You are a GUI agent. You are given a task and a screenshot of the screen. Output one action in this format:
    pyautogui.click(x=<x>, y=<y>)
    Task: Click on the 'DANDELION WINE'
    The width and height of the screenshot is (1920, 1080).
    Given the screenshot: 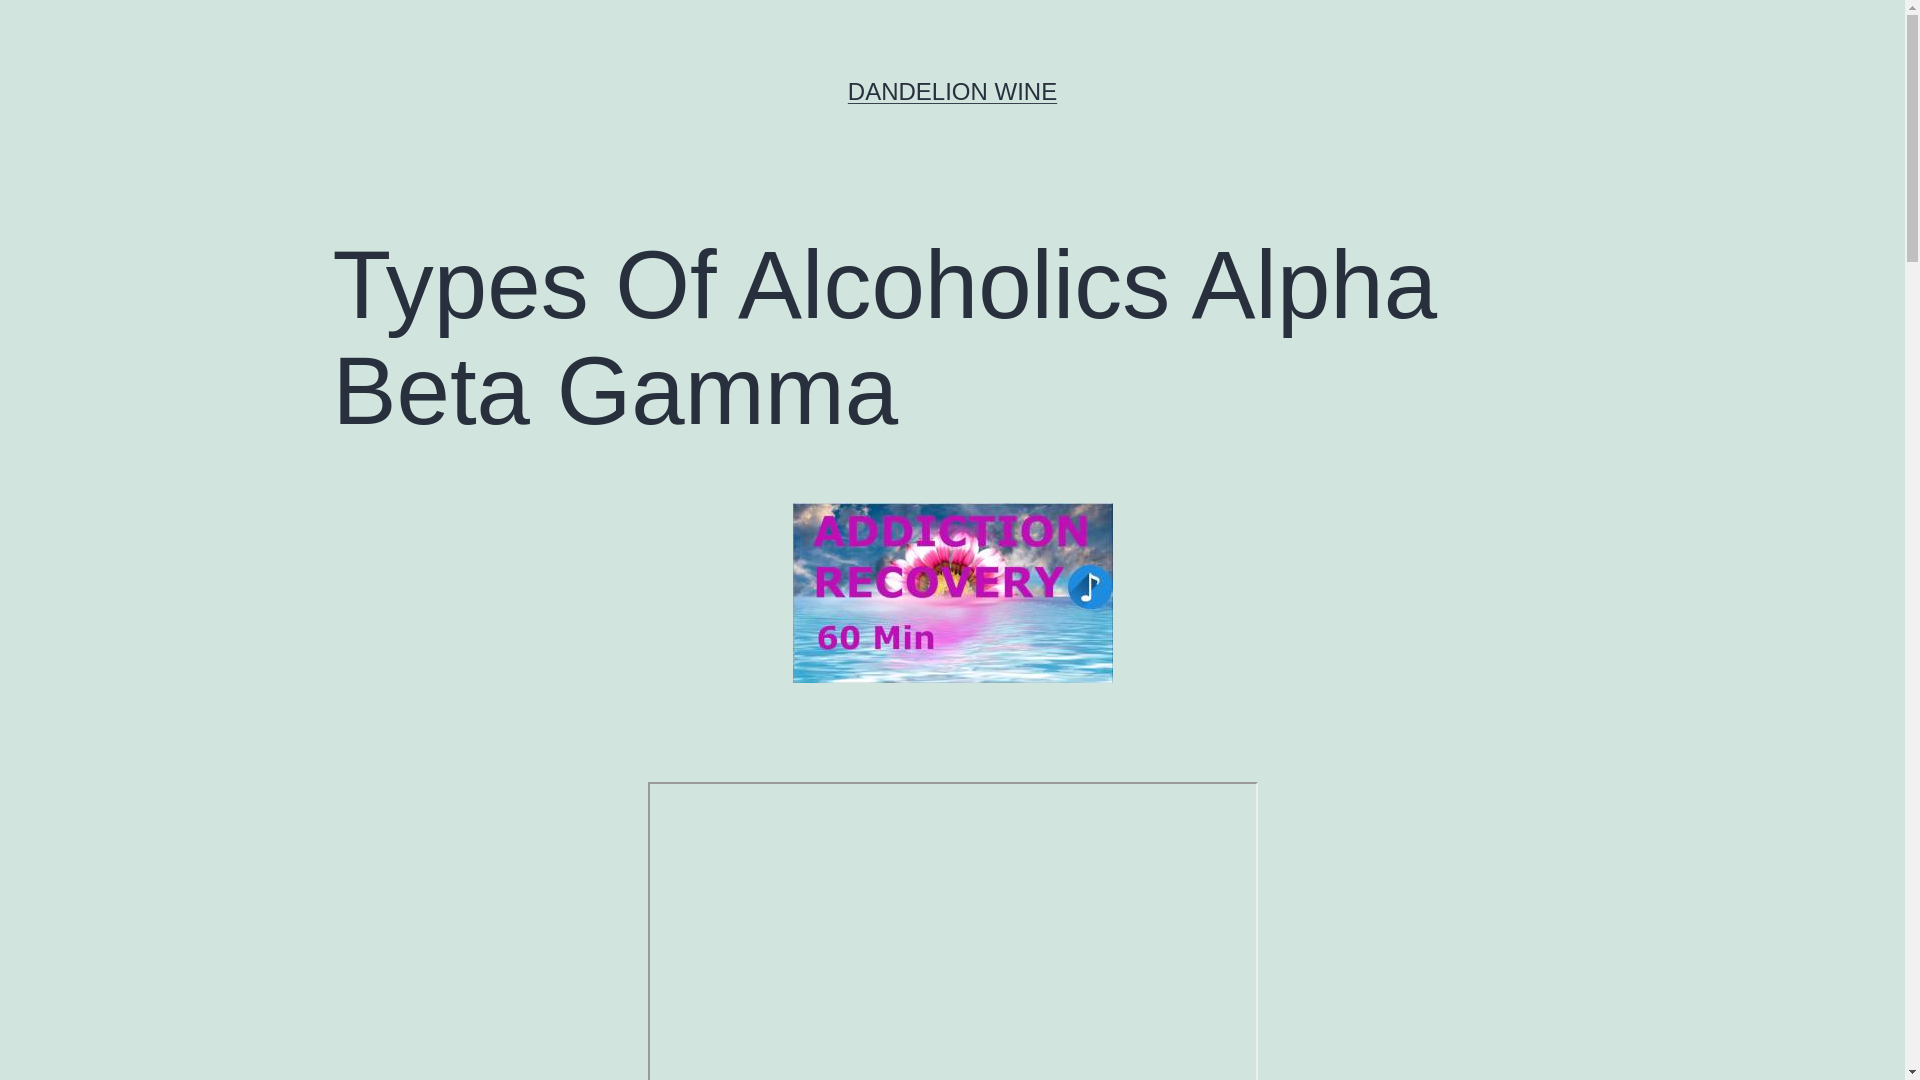 What is the action you would take?
    pyautogui.click(x=848, y=91)
    